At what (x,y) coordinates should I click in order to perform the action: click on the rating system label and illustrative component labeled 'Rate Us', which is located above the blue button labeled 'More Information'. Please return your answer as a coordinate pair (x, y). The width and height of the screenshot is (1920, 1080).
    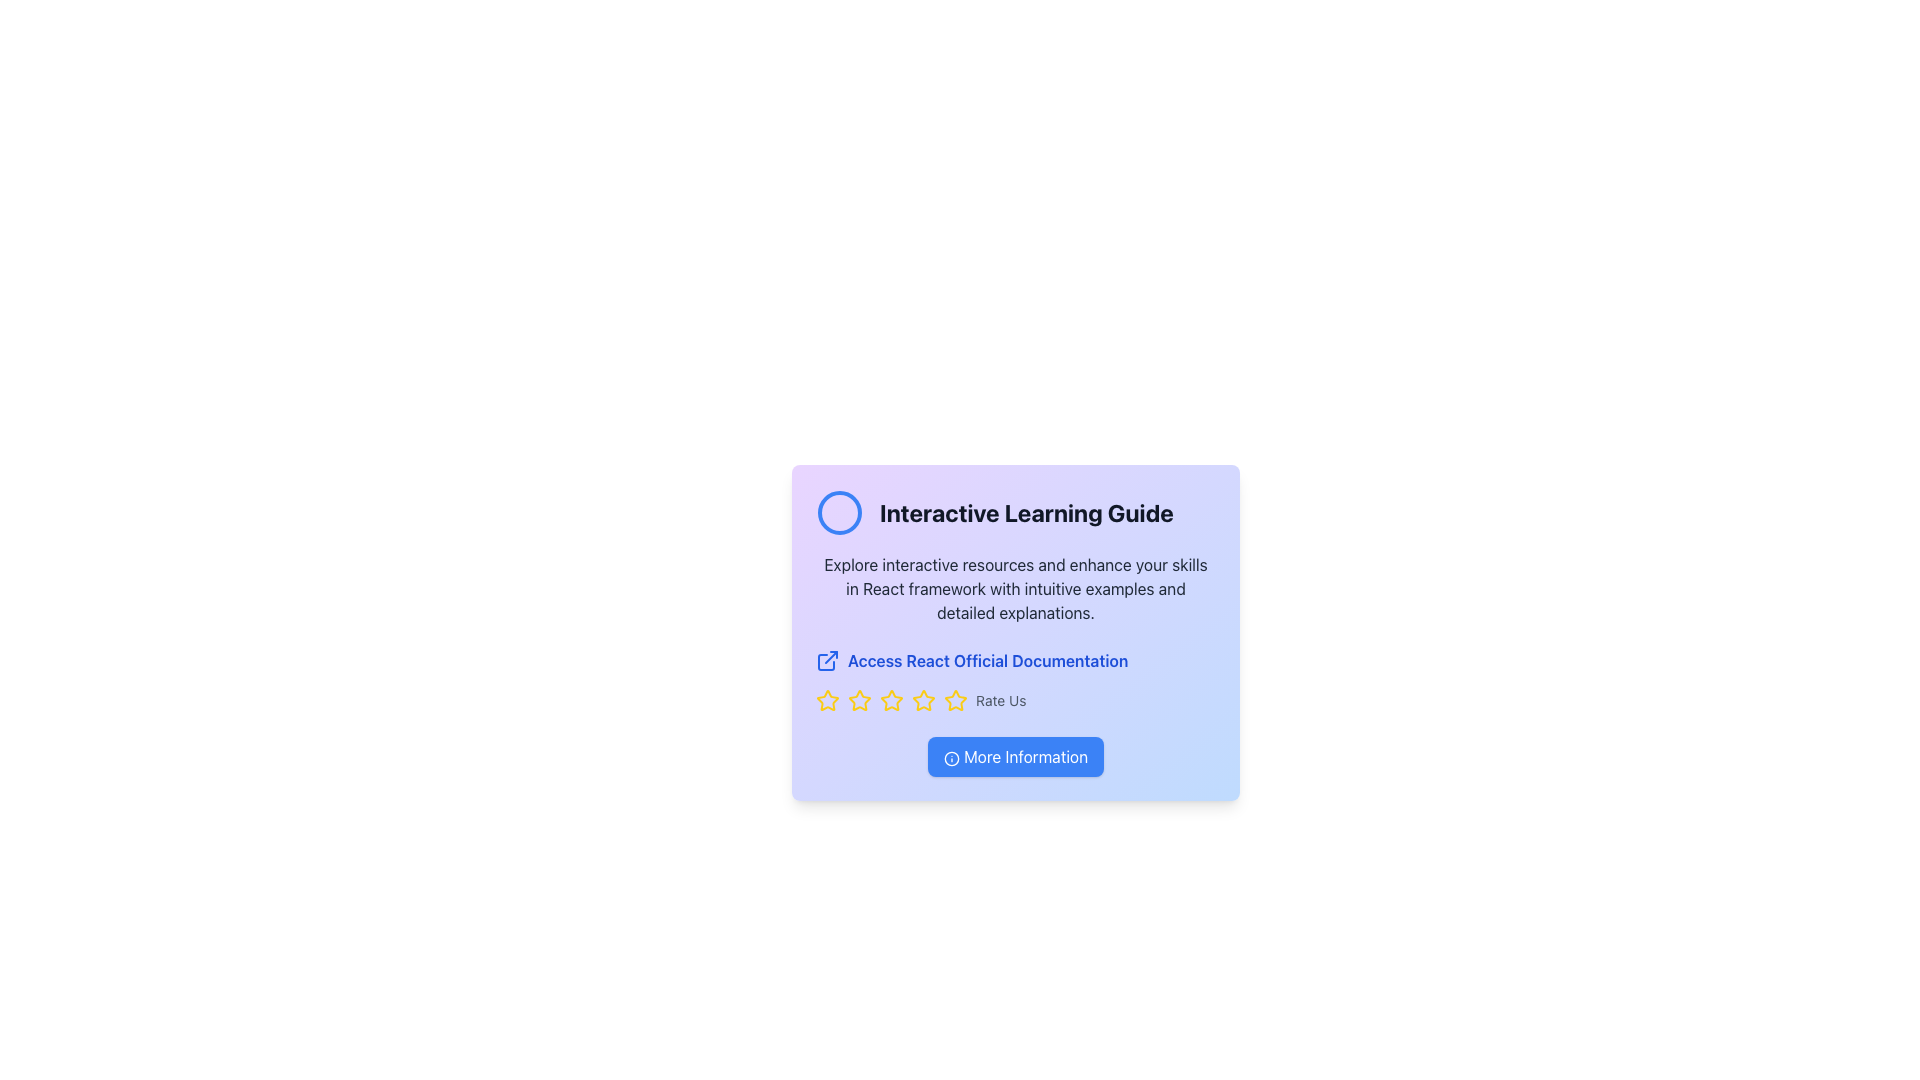
    Looking at the image, I should click on (1016, 700).